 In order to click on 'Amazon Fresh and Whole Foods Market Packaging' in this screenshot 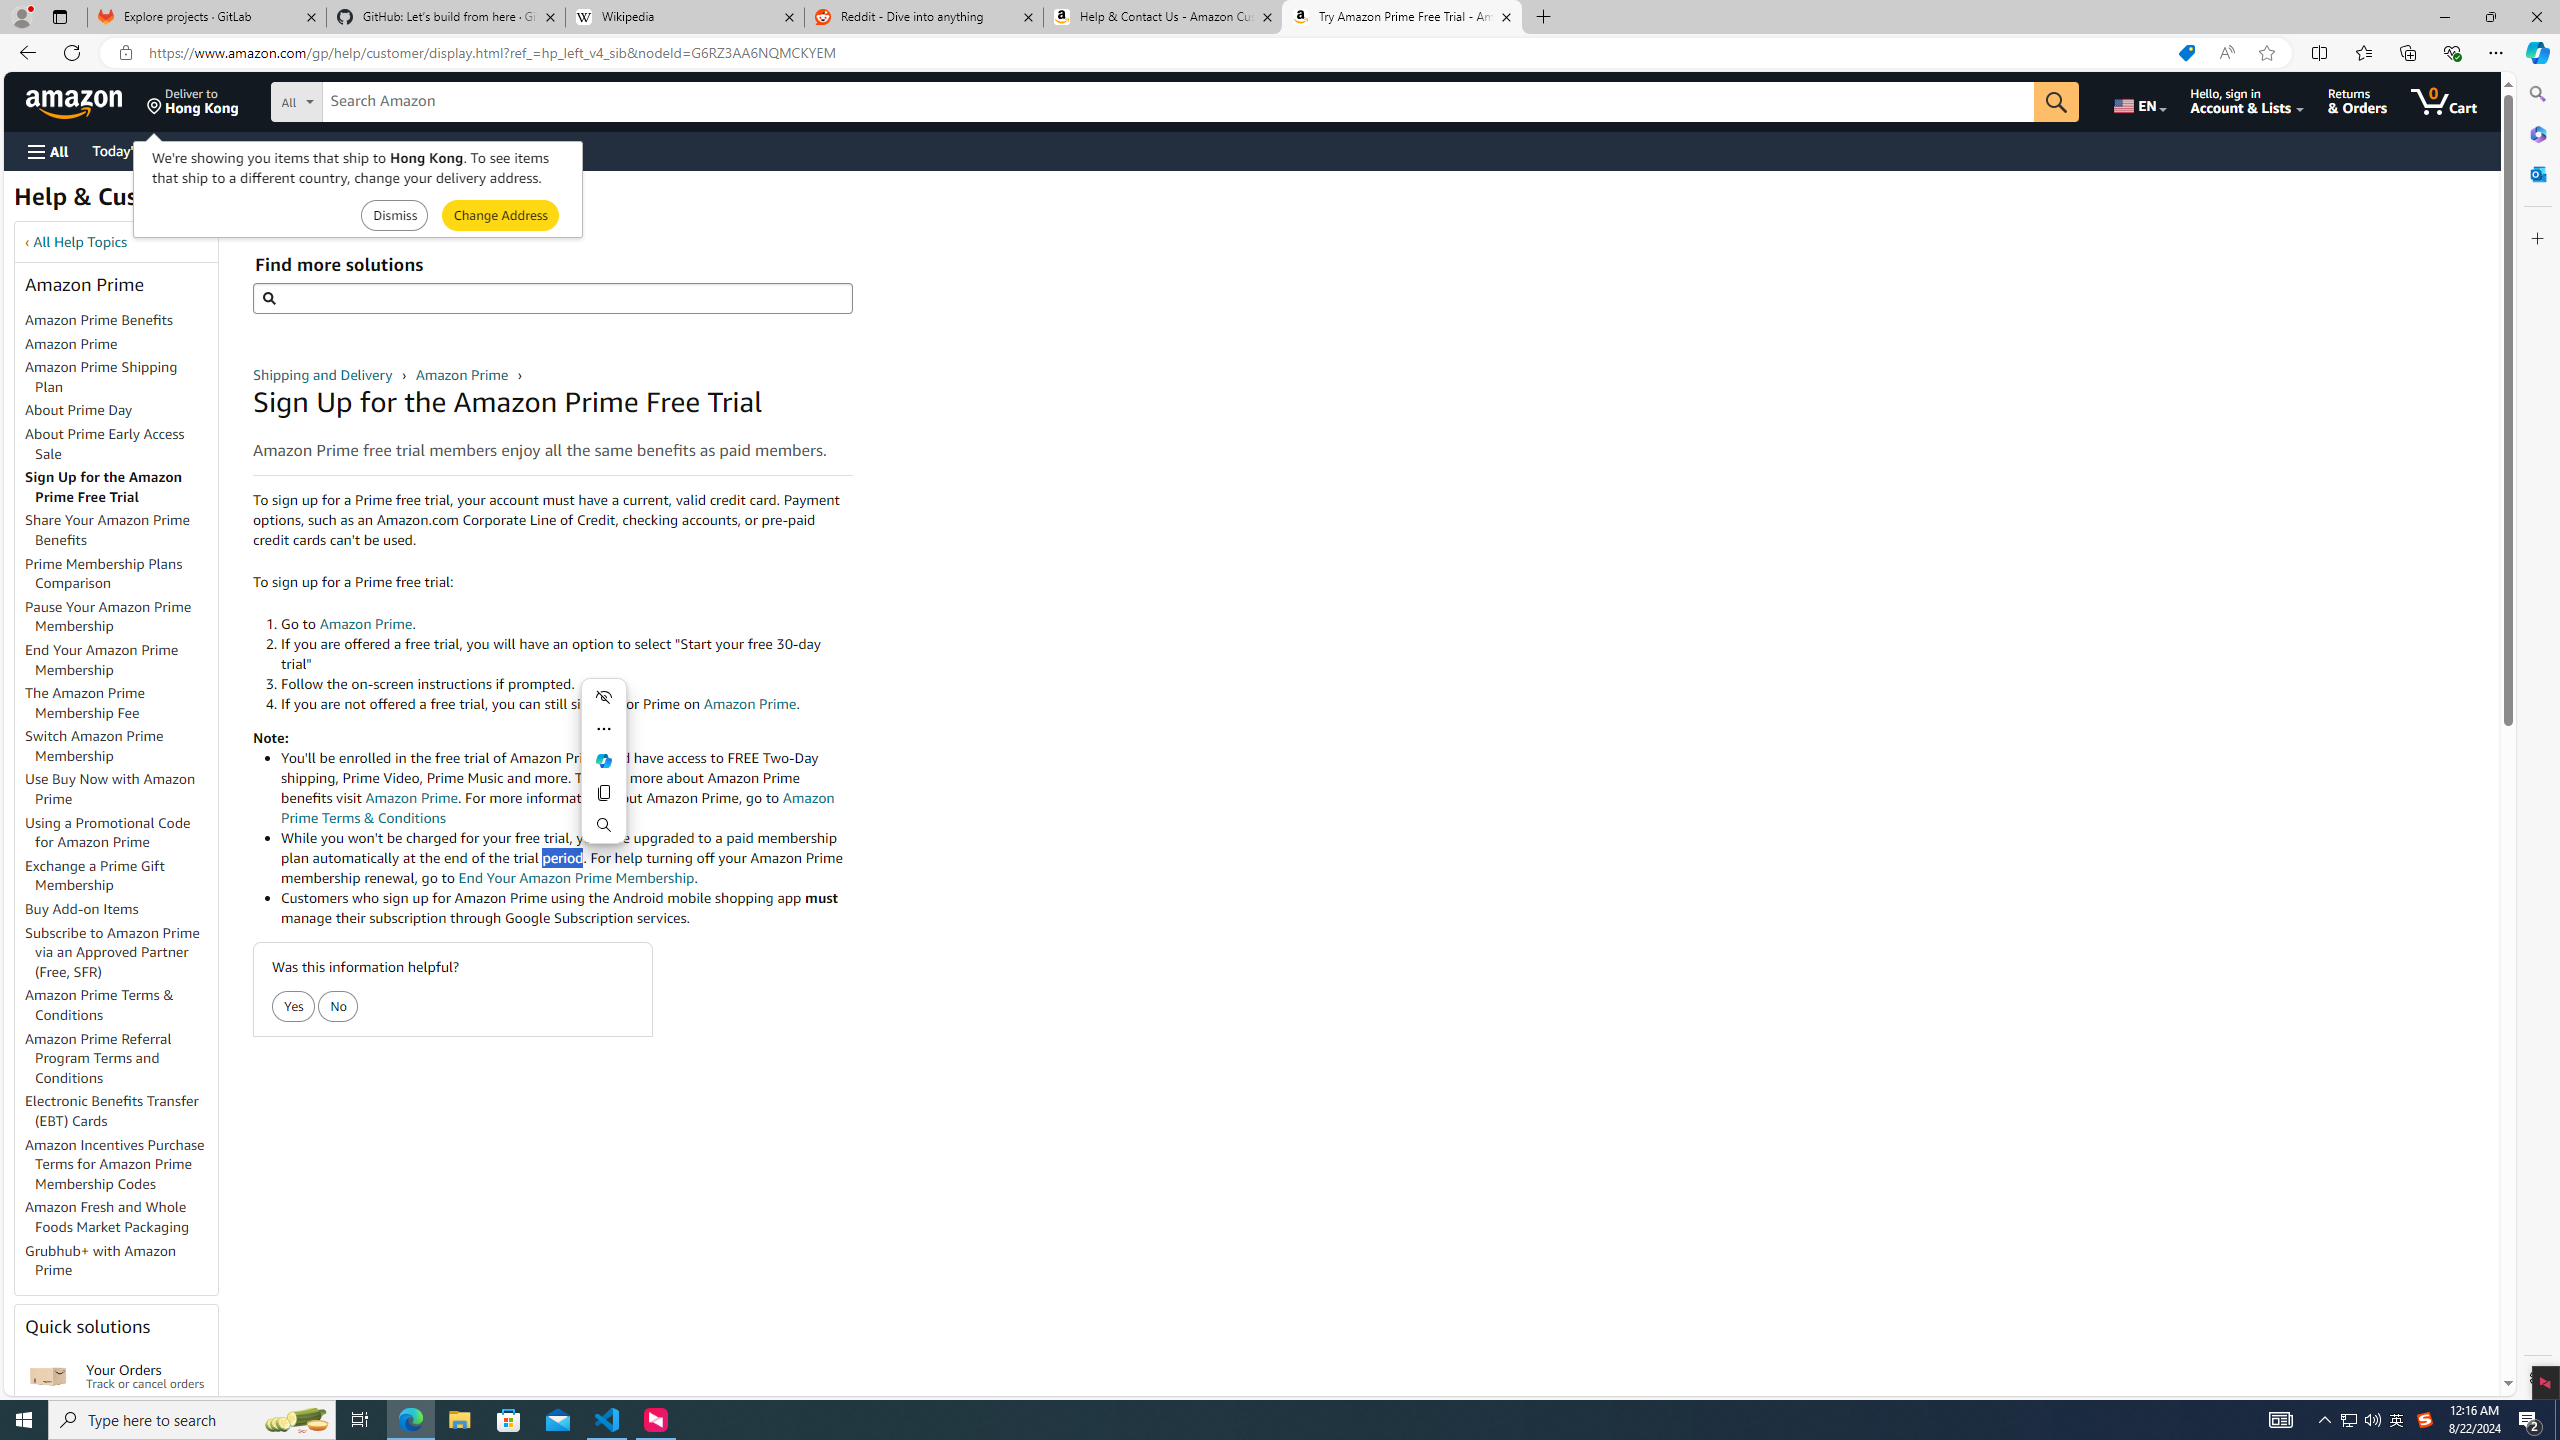, I will do `click(121, 1217)`.